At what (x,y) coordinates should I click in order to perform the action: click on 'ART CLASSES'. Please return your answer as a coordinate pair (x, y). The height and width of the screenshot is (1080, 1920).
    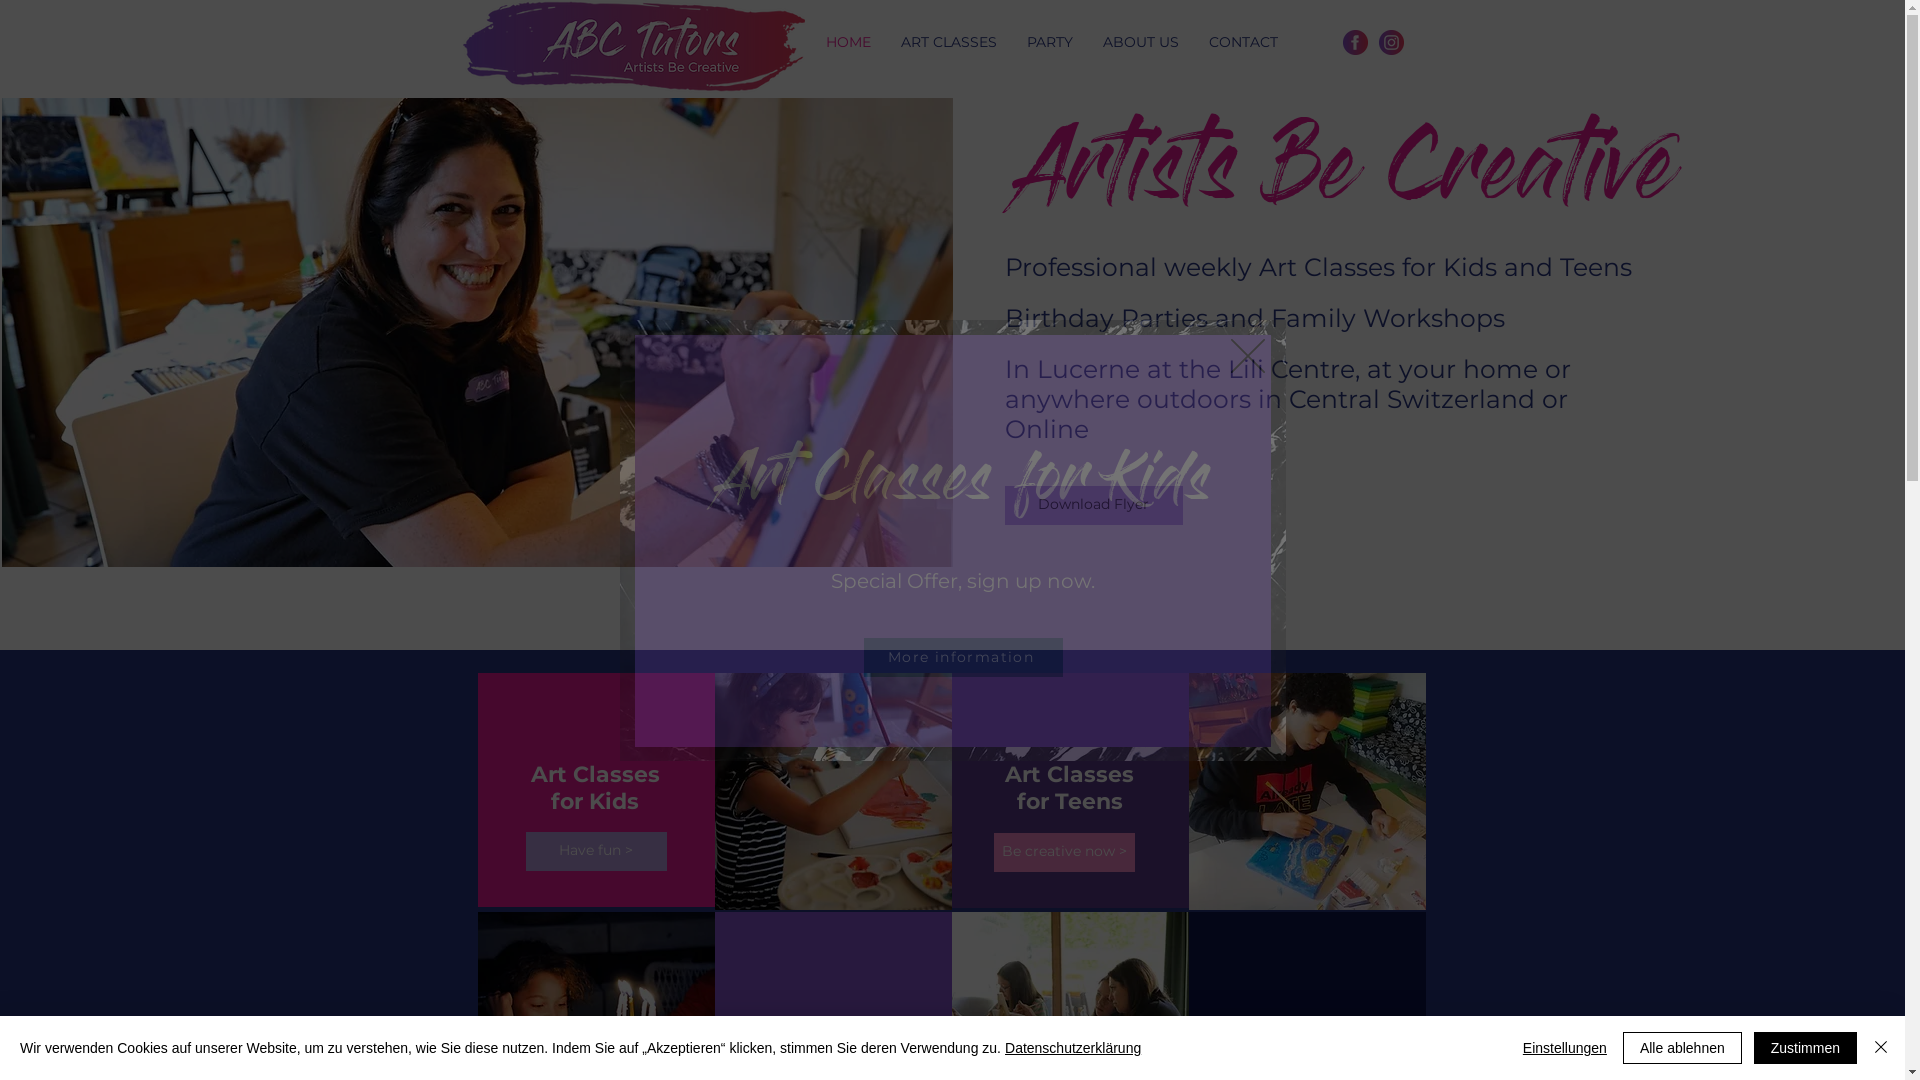
    Looking at the image, I should click on (948, 42).